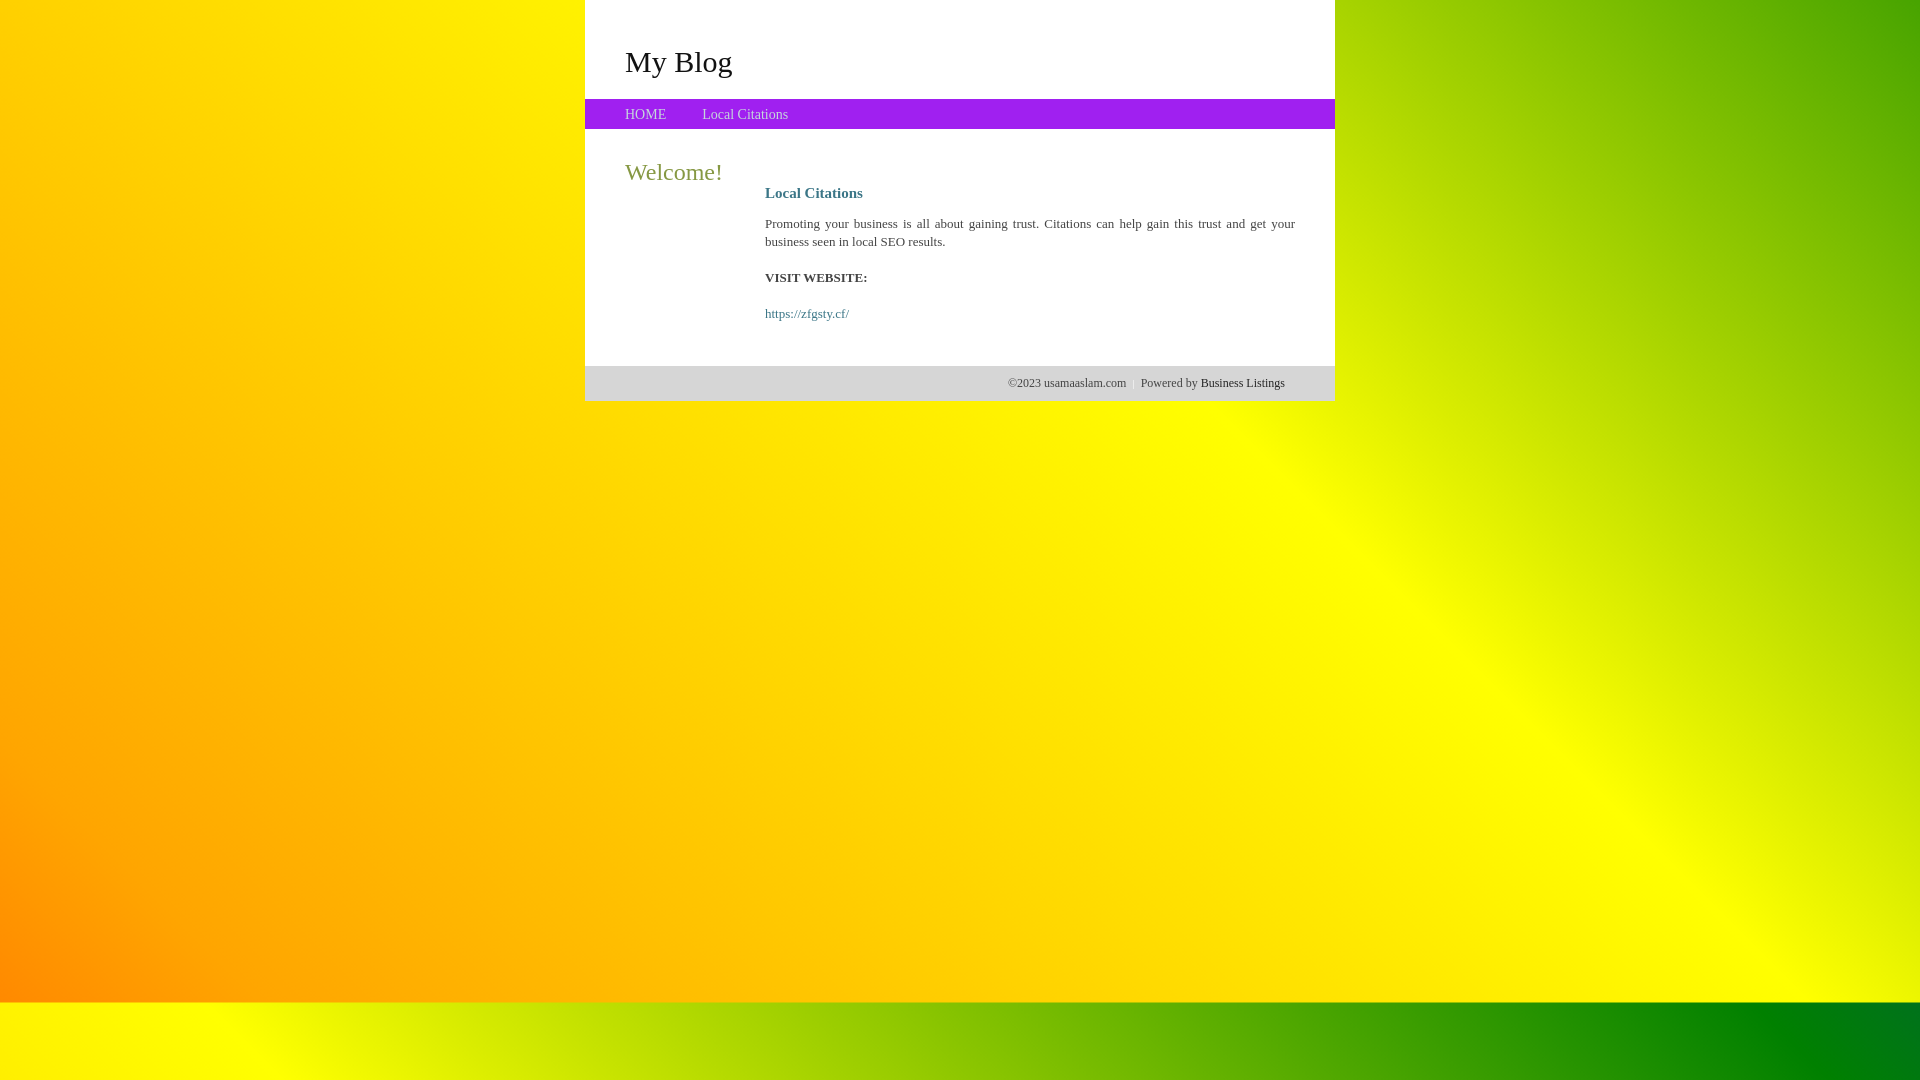 The width and height of the screenshot is (1920, 1080). What do you see at coordinates (1242, 382) in the screenshot?
I see `'Business Listings'` at bounding box center [1242, 382].